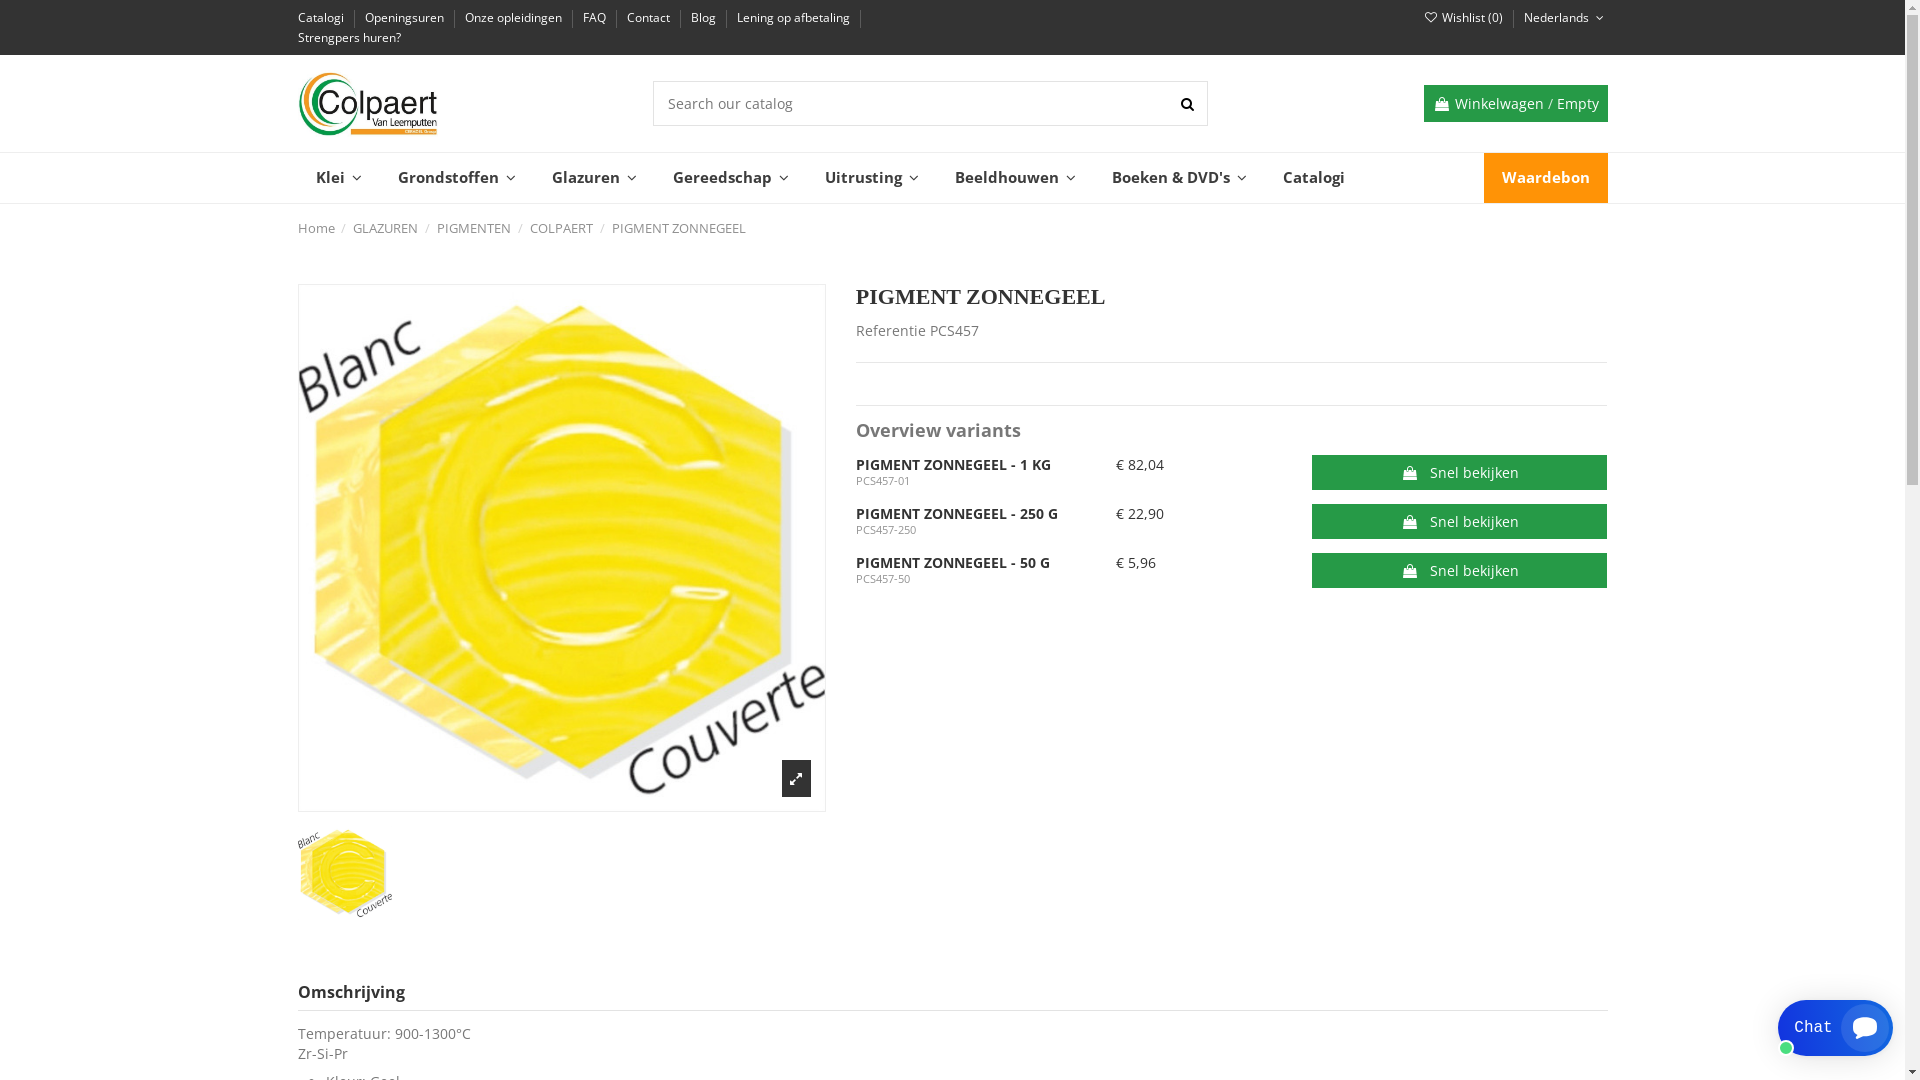  Describe the element at coordinates (1464, 17) in the screenshot. I see `'Wishlist (0)'` at that location.